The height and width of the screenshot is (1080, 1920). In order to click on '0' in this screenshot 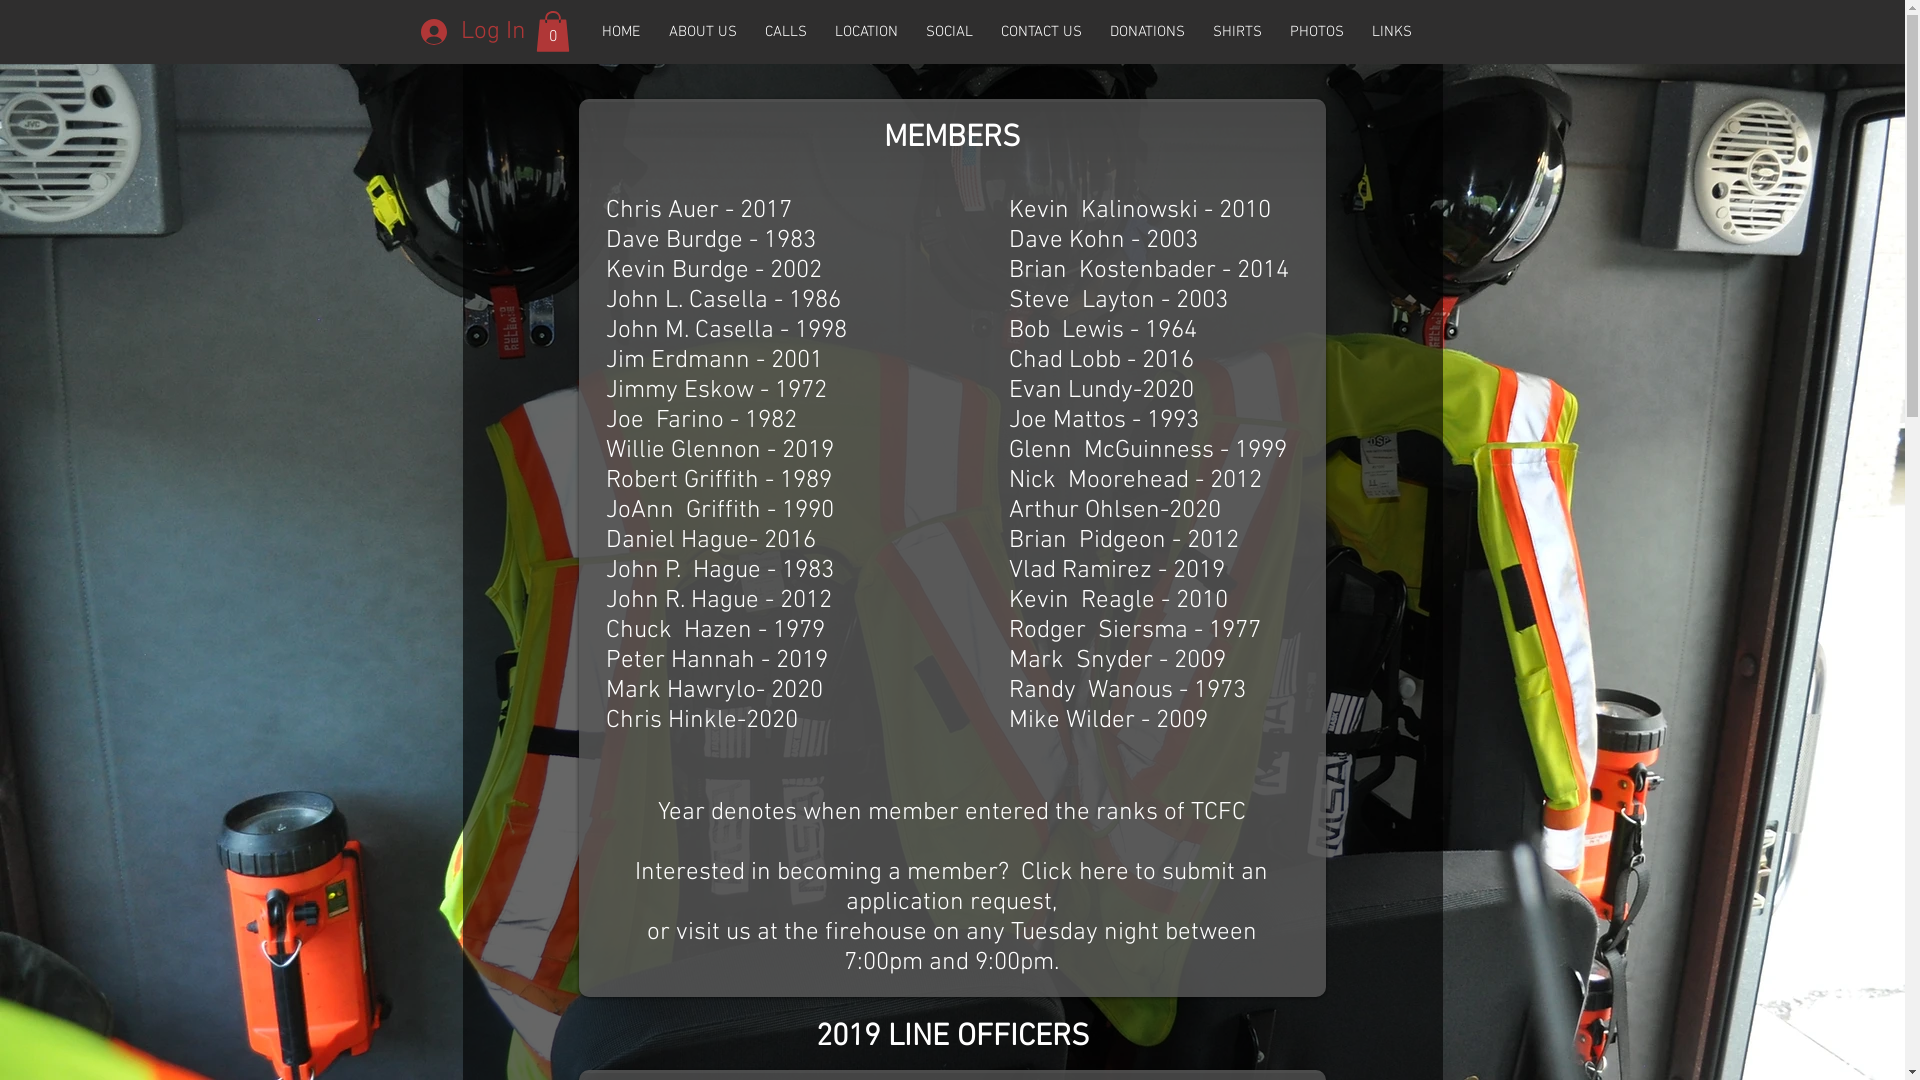, I will do `click(536, 31)`.